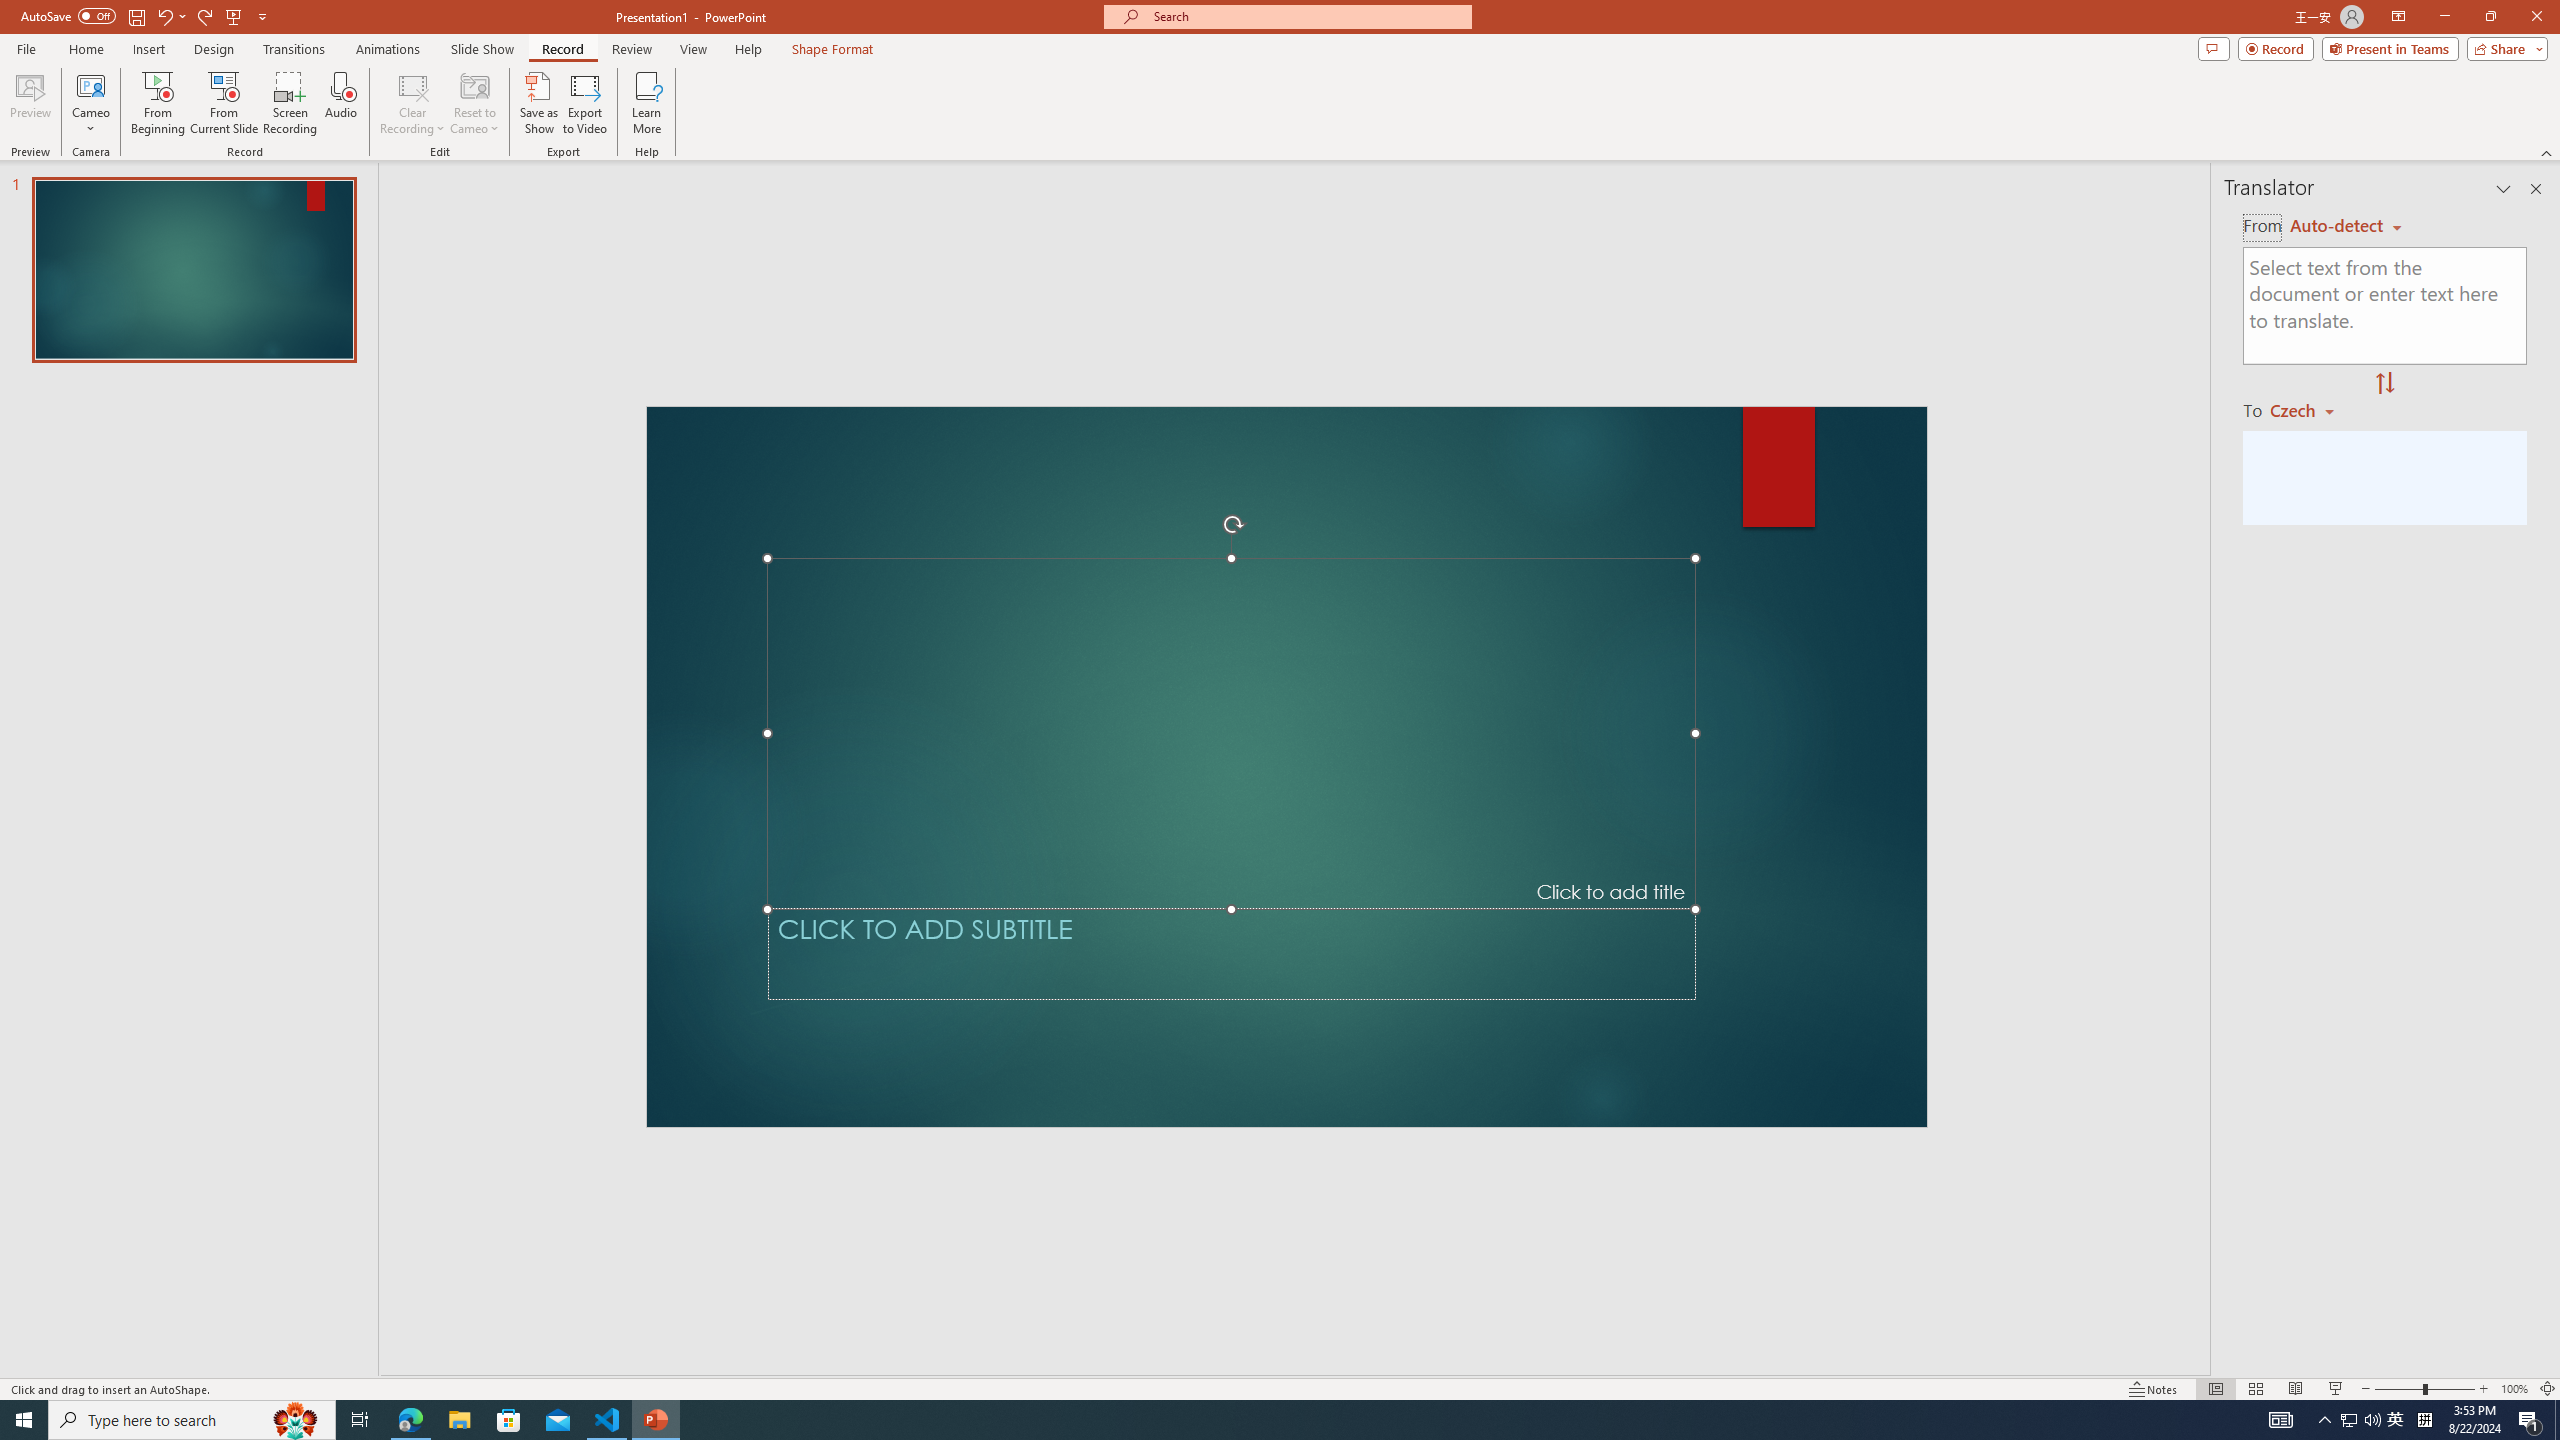 The height and width of the screenshot is (1440, 2560). Describe the element at coordinates (69, 15) in the screenshot. I see `'AutoSave'` at that location.